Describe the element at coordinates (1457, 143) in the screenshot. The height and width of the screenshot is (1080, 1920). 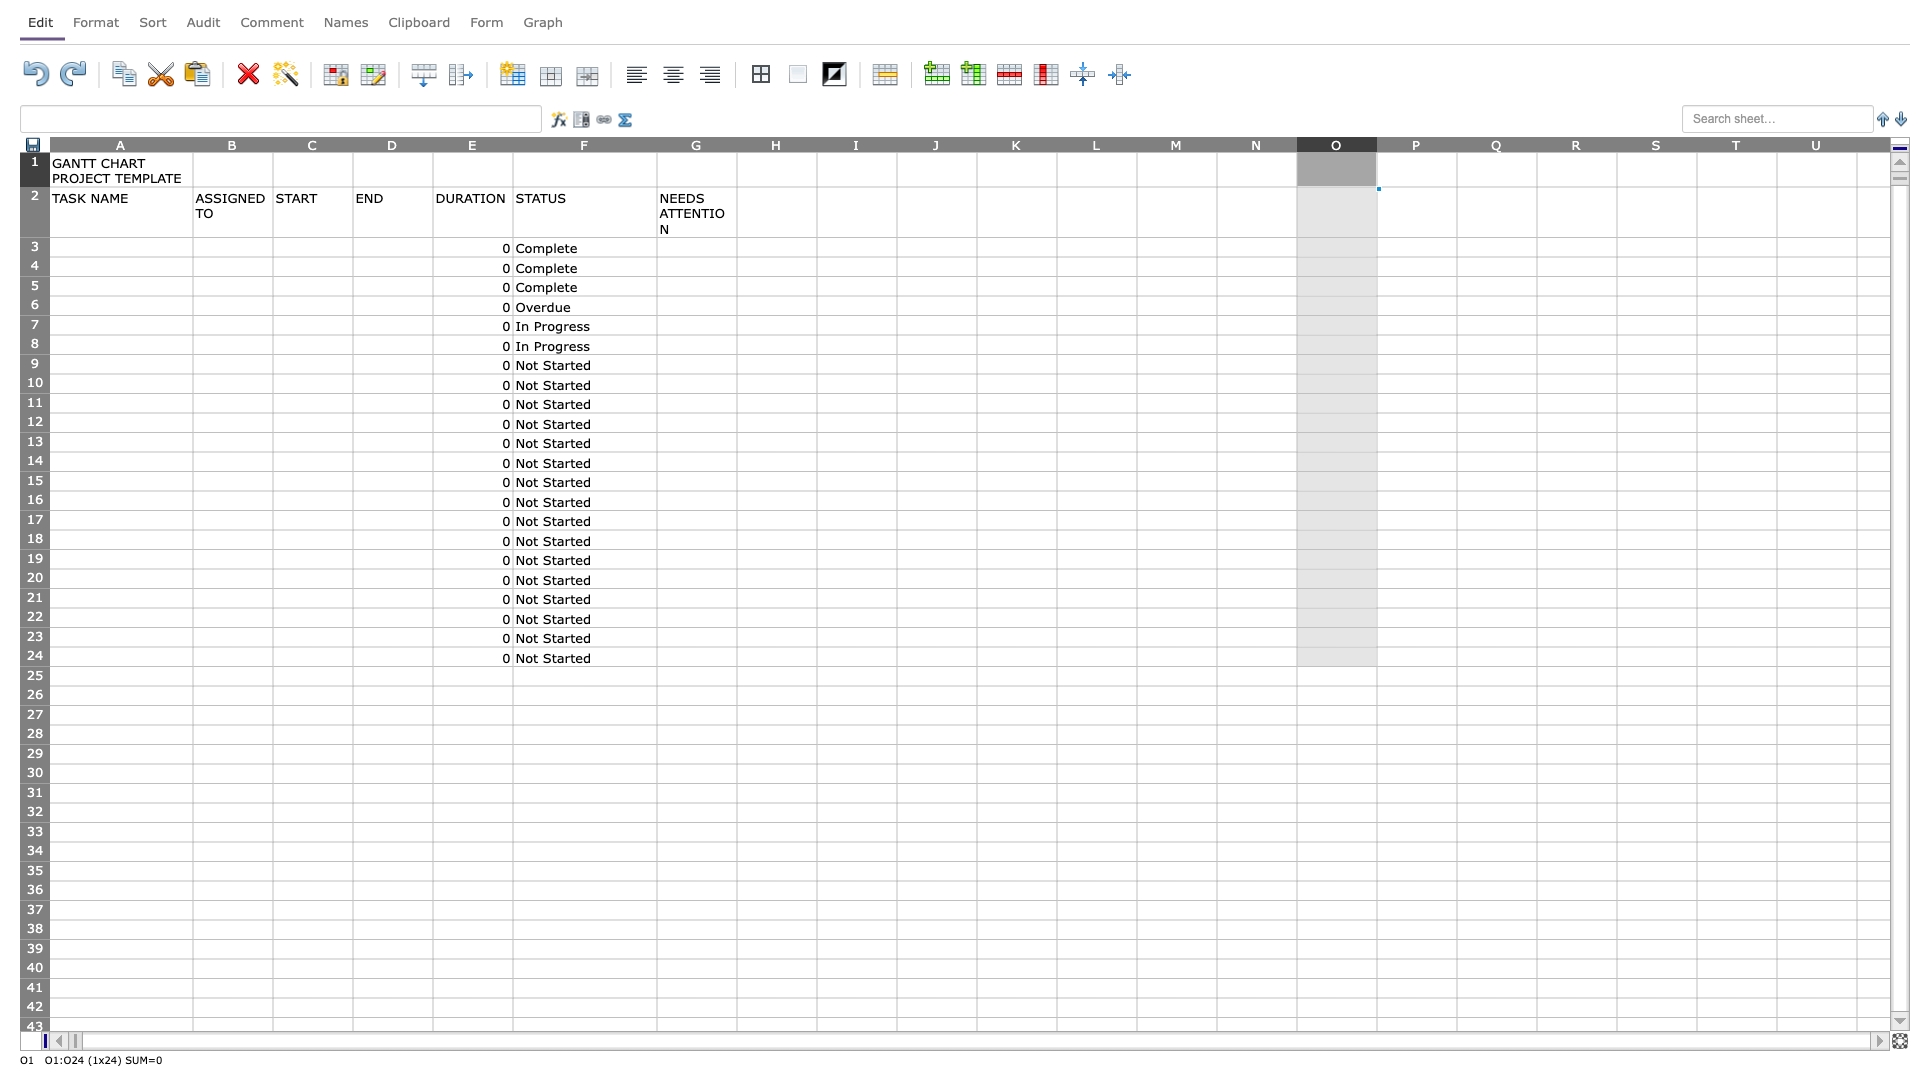
I see `the right edge of column P to resize` at that location.